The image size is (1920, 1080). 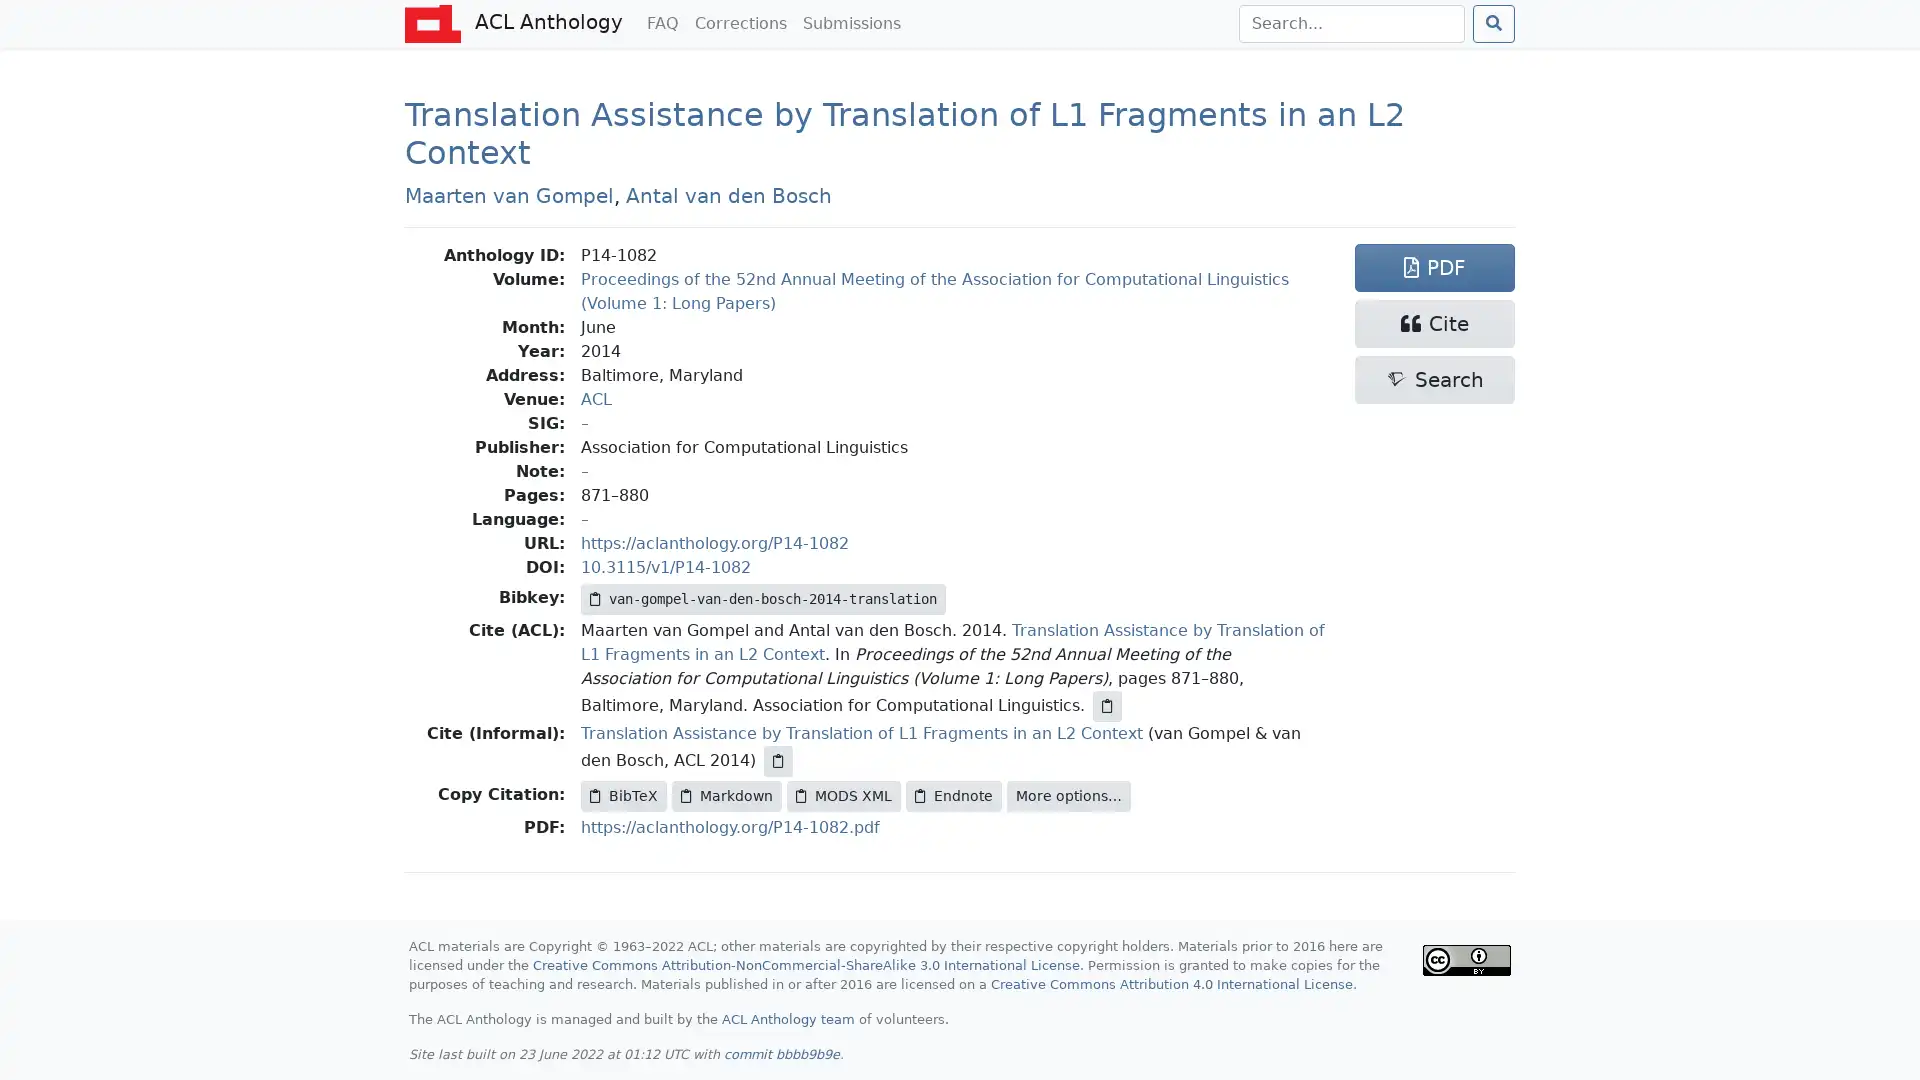 What do you see at coordinates (1068, 794) in the screenshot?
I see `More options...` at bounding box center [1068, 794].